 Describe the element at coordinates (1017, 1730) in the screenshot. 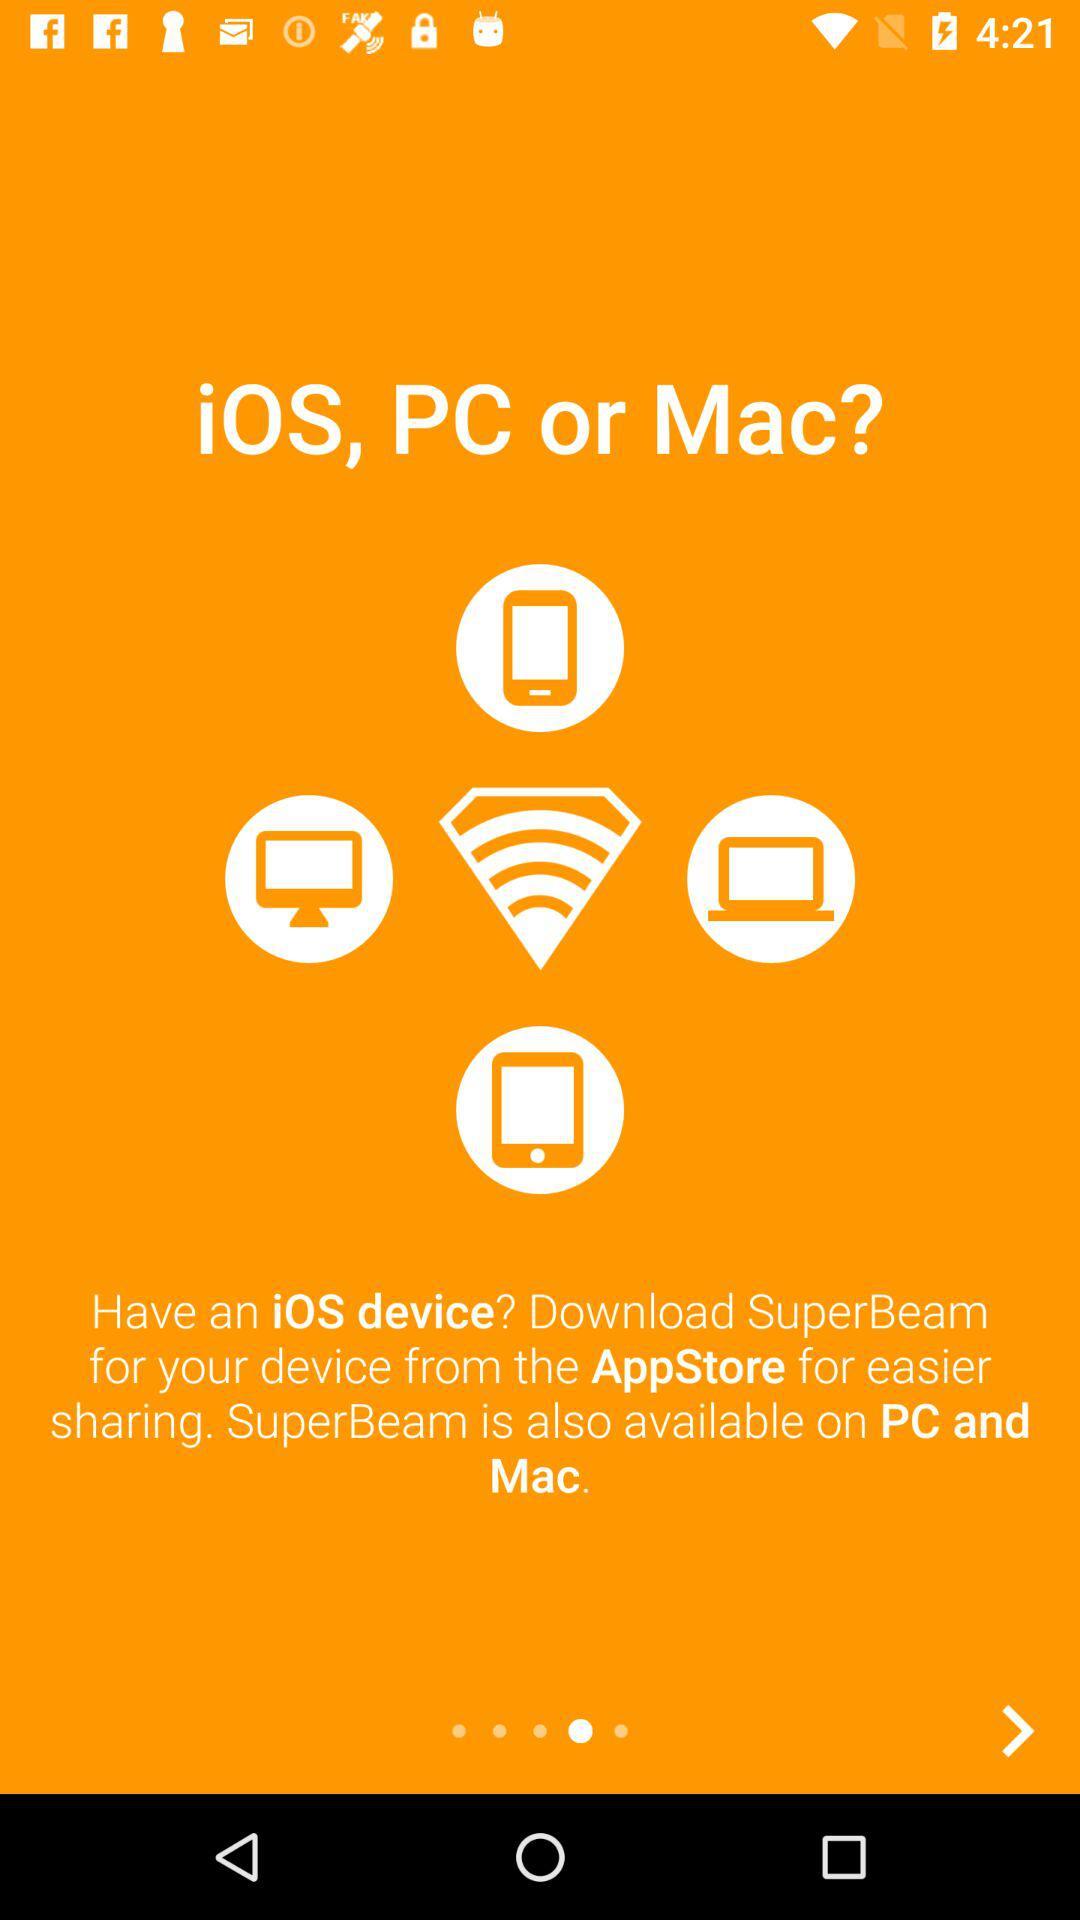

I see `next button` at that location.